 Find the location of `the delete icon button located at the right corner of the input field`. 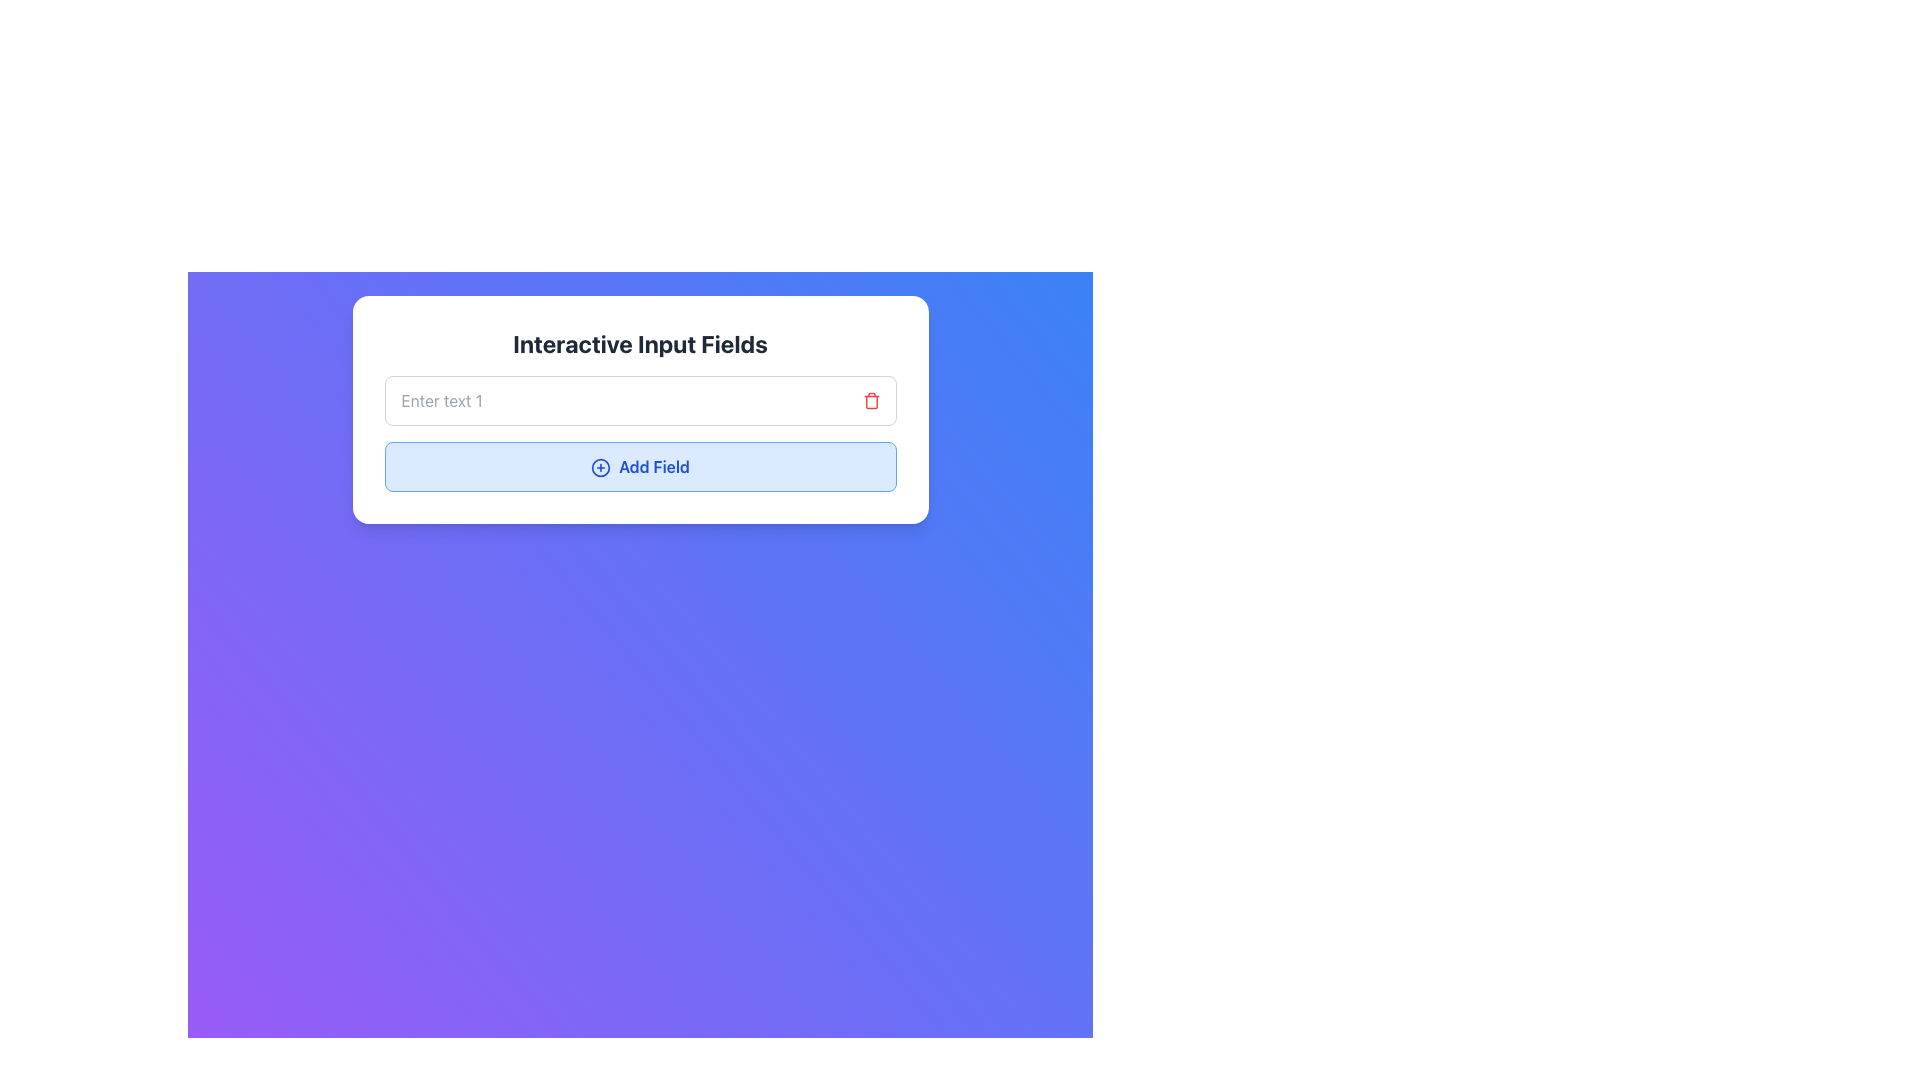

the delete icon button located at the right corner of the input field is located at coordinates (871, 401).